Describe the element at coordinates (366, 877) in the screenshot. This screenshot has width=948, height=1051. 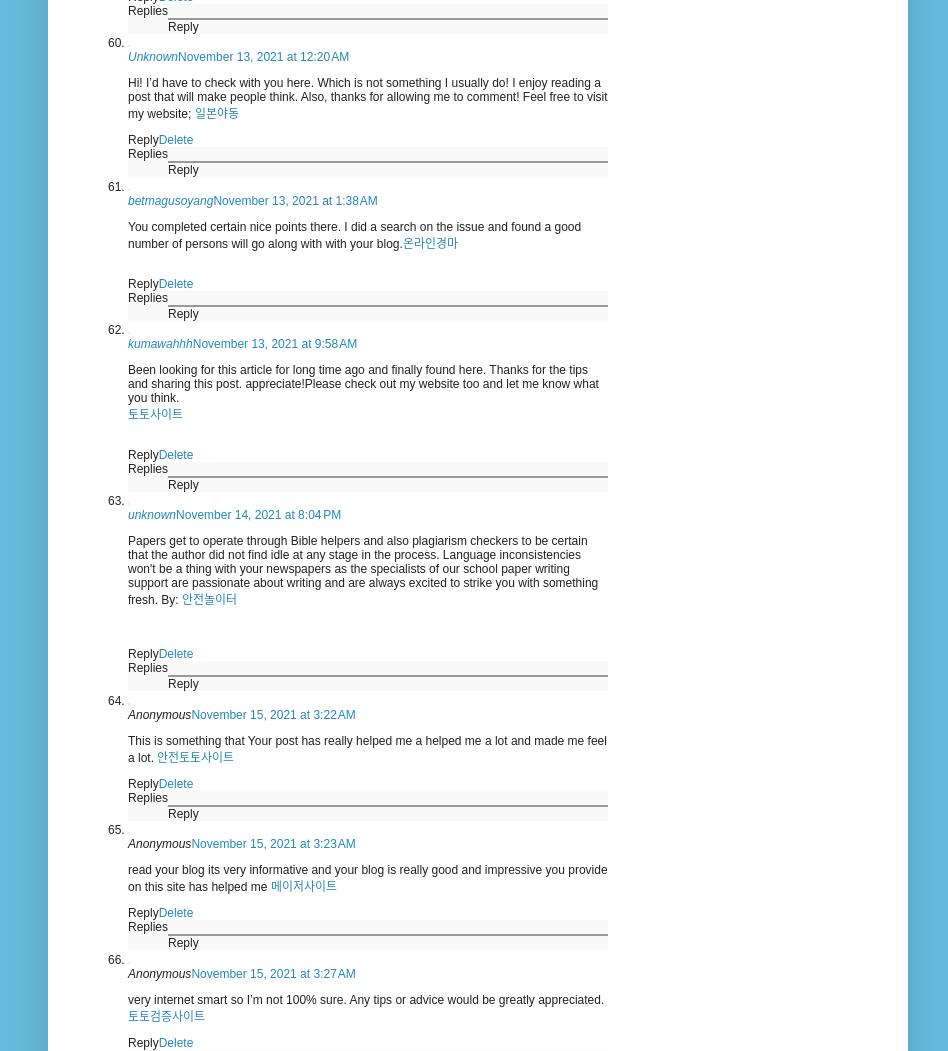
I see `'read your blog its very informative and your blog is really good and impressive you provide on this site has helped me'` at that location.